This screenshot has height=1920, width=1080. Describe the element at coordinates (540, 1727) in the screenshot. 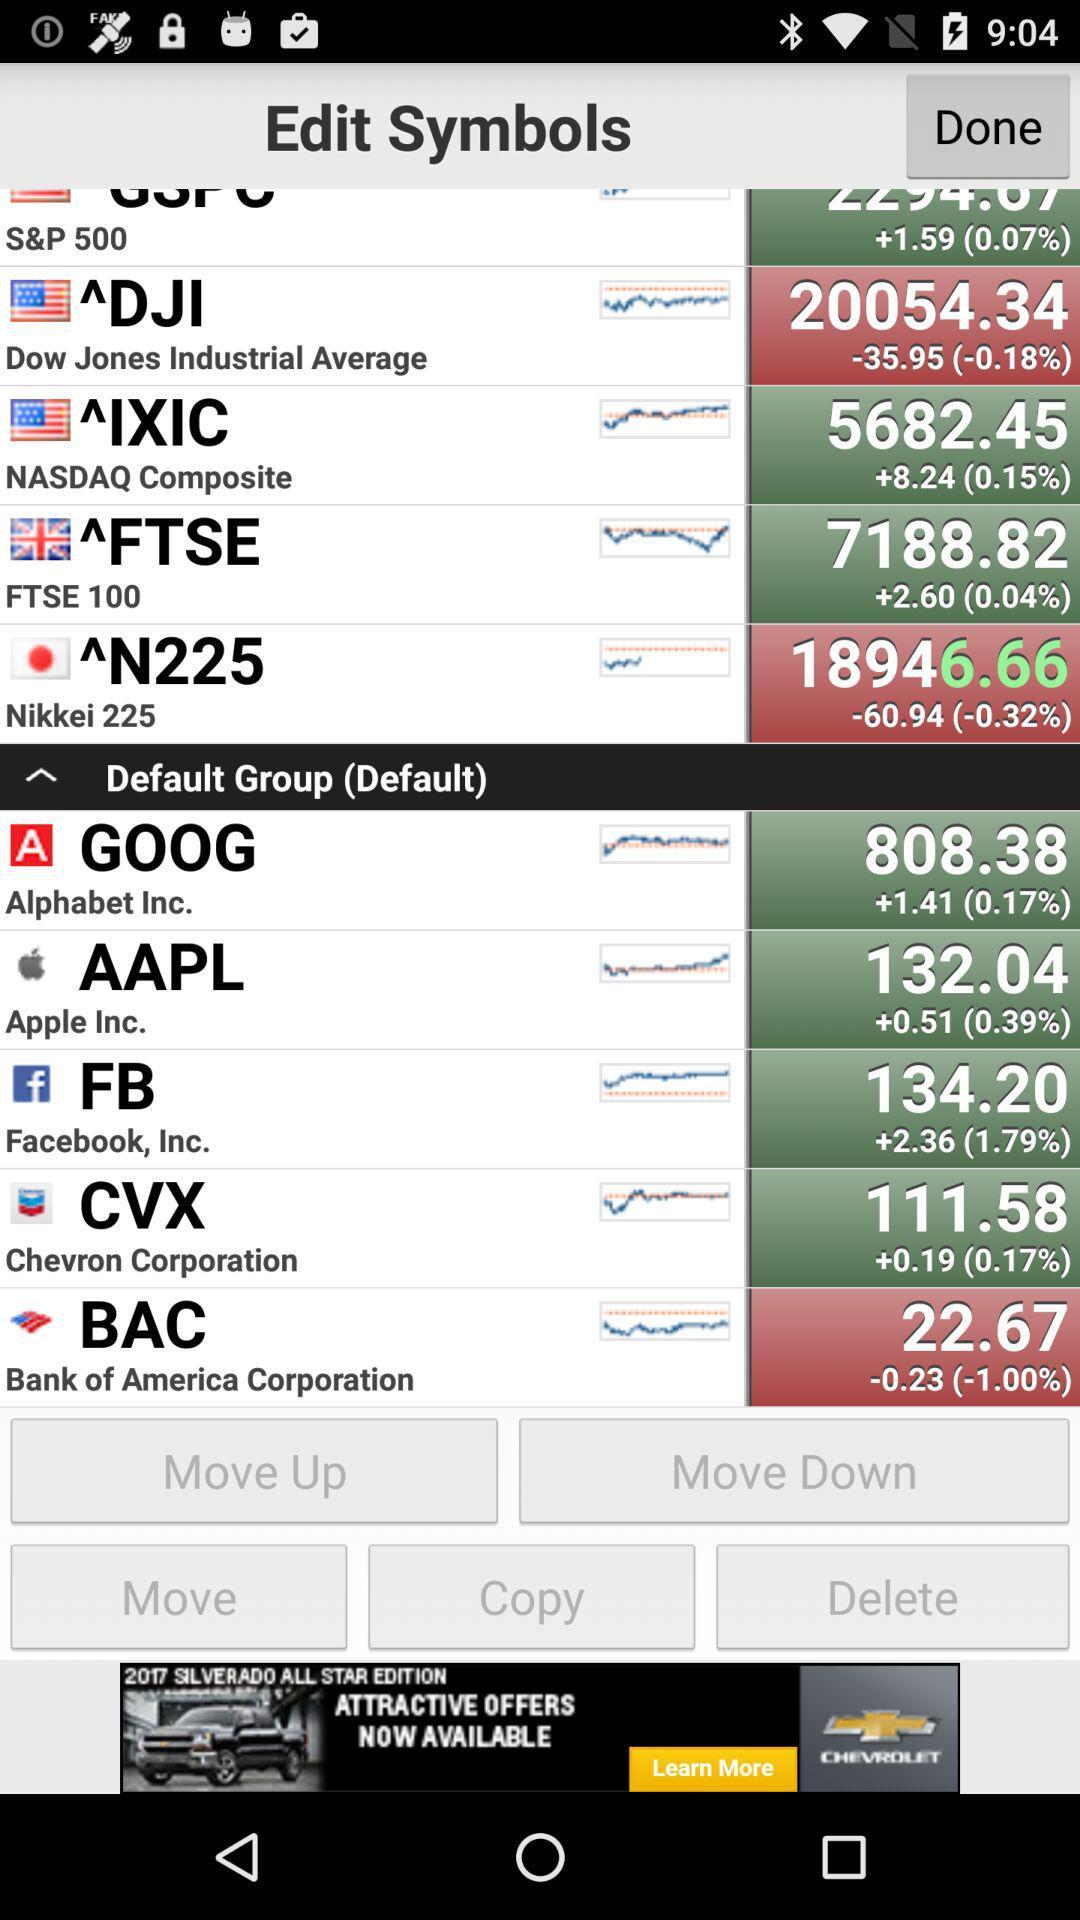

I see `advertisement` at that location.